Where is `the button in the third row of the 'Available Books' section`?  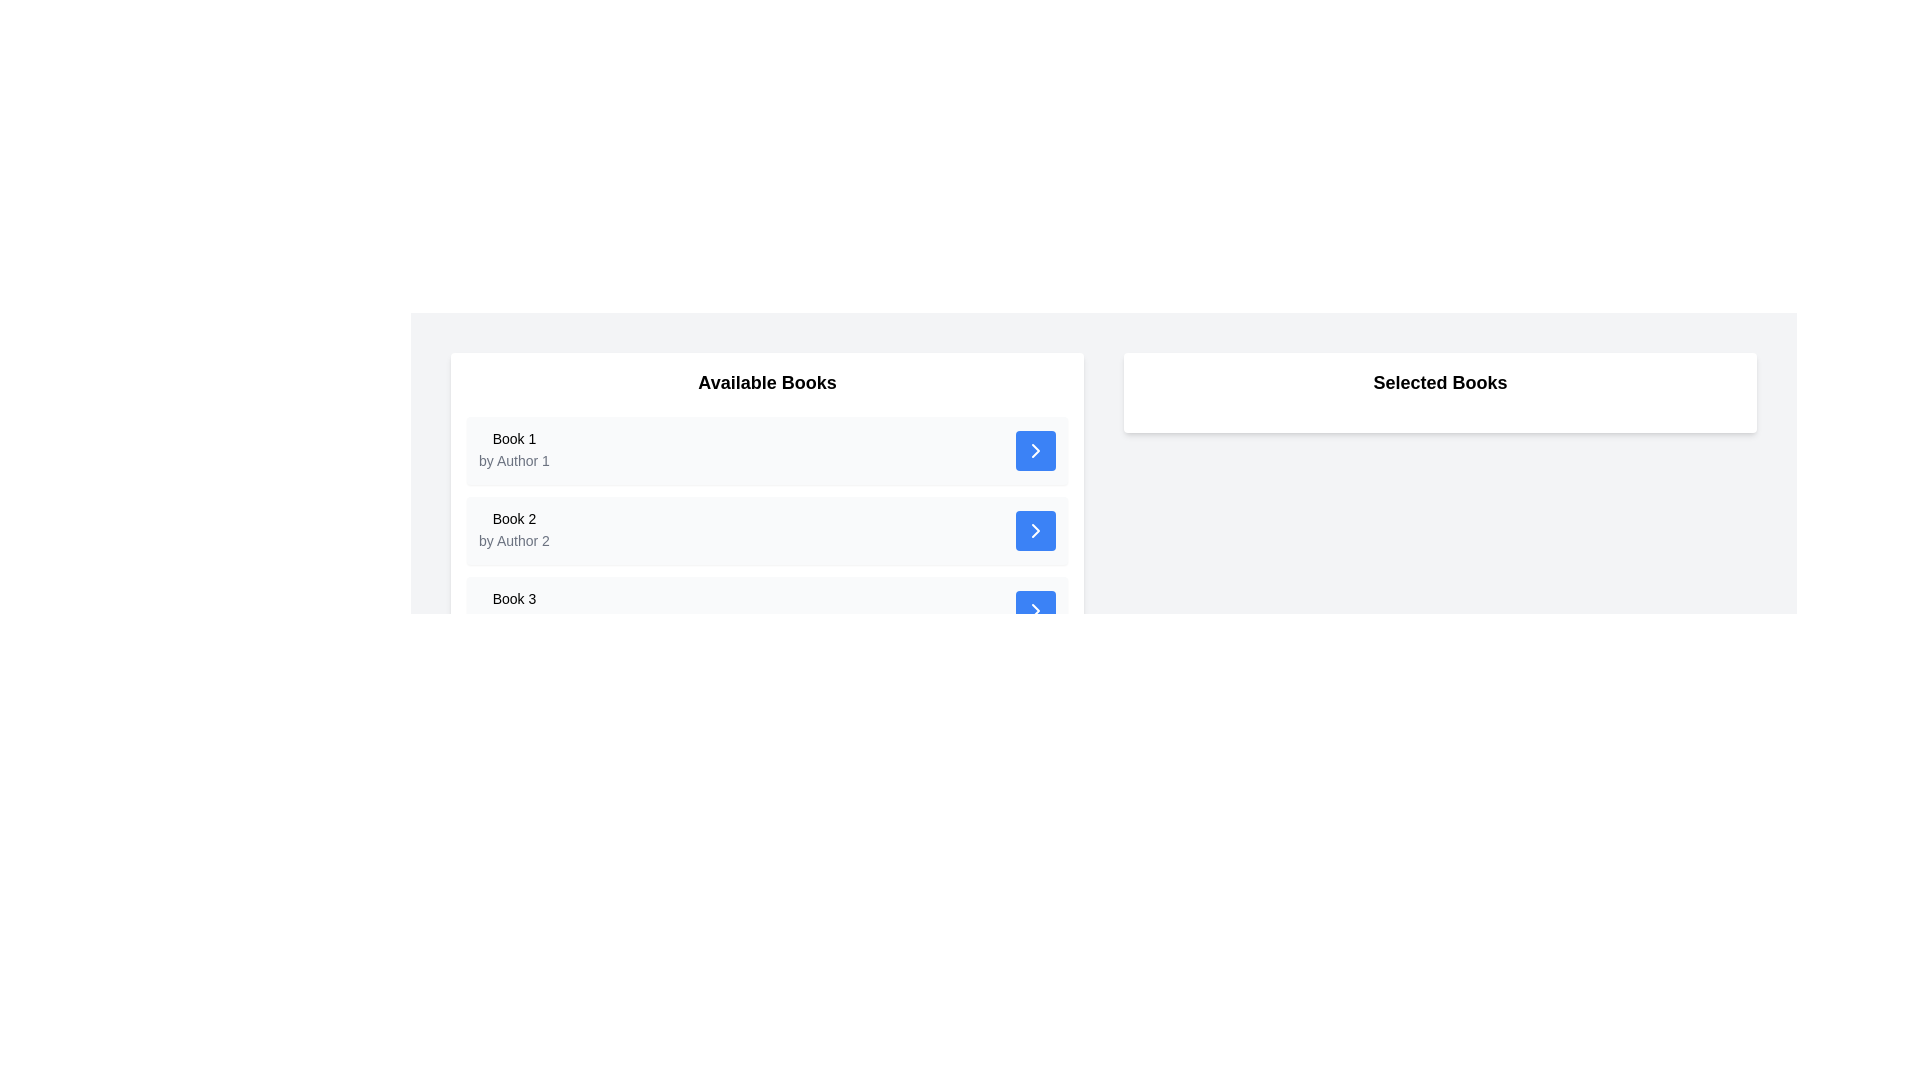 the button in the third row of the 'Available Books' section is located at coordinates (1036, 609).